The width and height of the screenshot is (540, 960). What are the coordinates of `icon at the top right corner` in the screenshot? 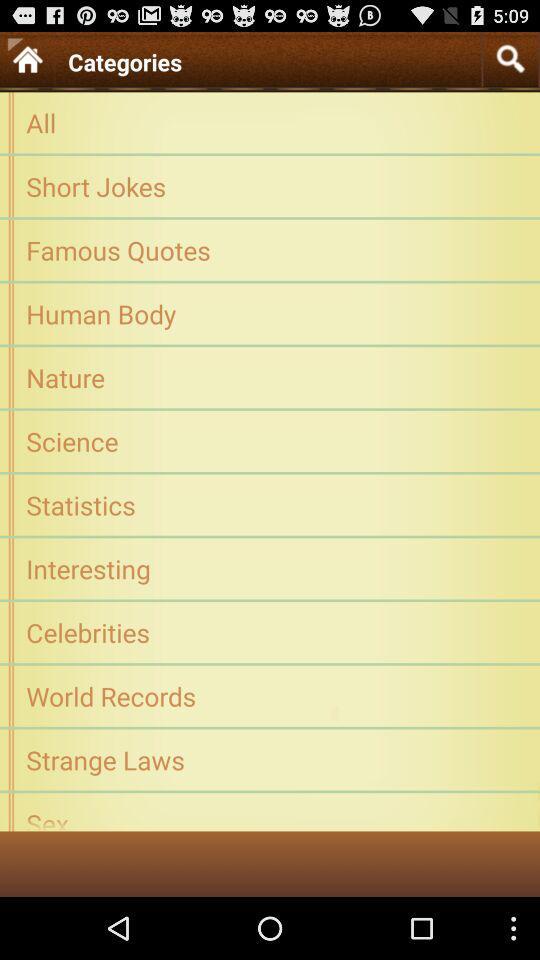 It's located at (510, 58).